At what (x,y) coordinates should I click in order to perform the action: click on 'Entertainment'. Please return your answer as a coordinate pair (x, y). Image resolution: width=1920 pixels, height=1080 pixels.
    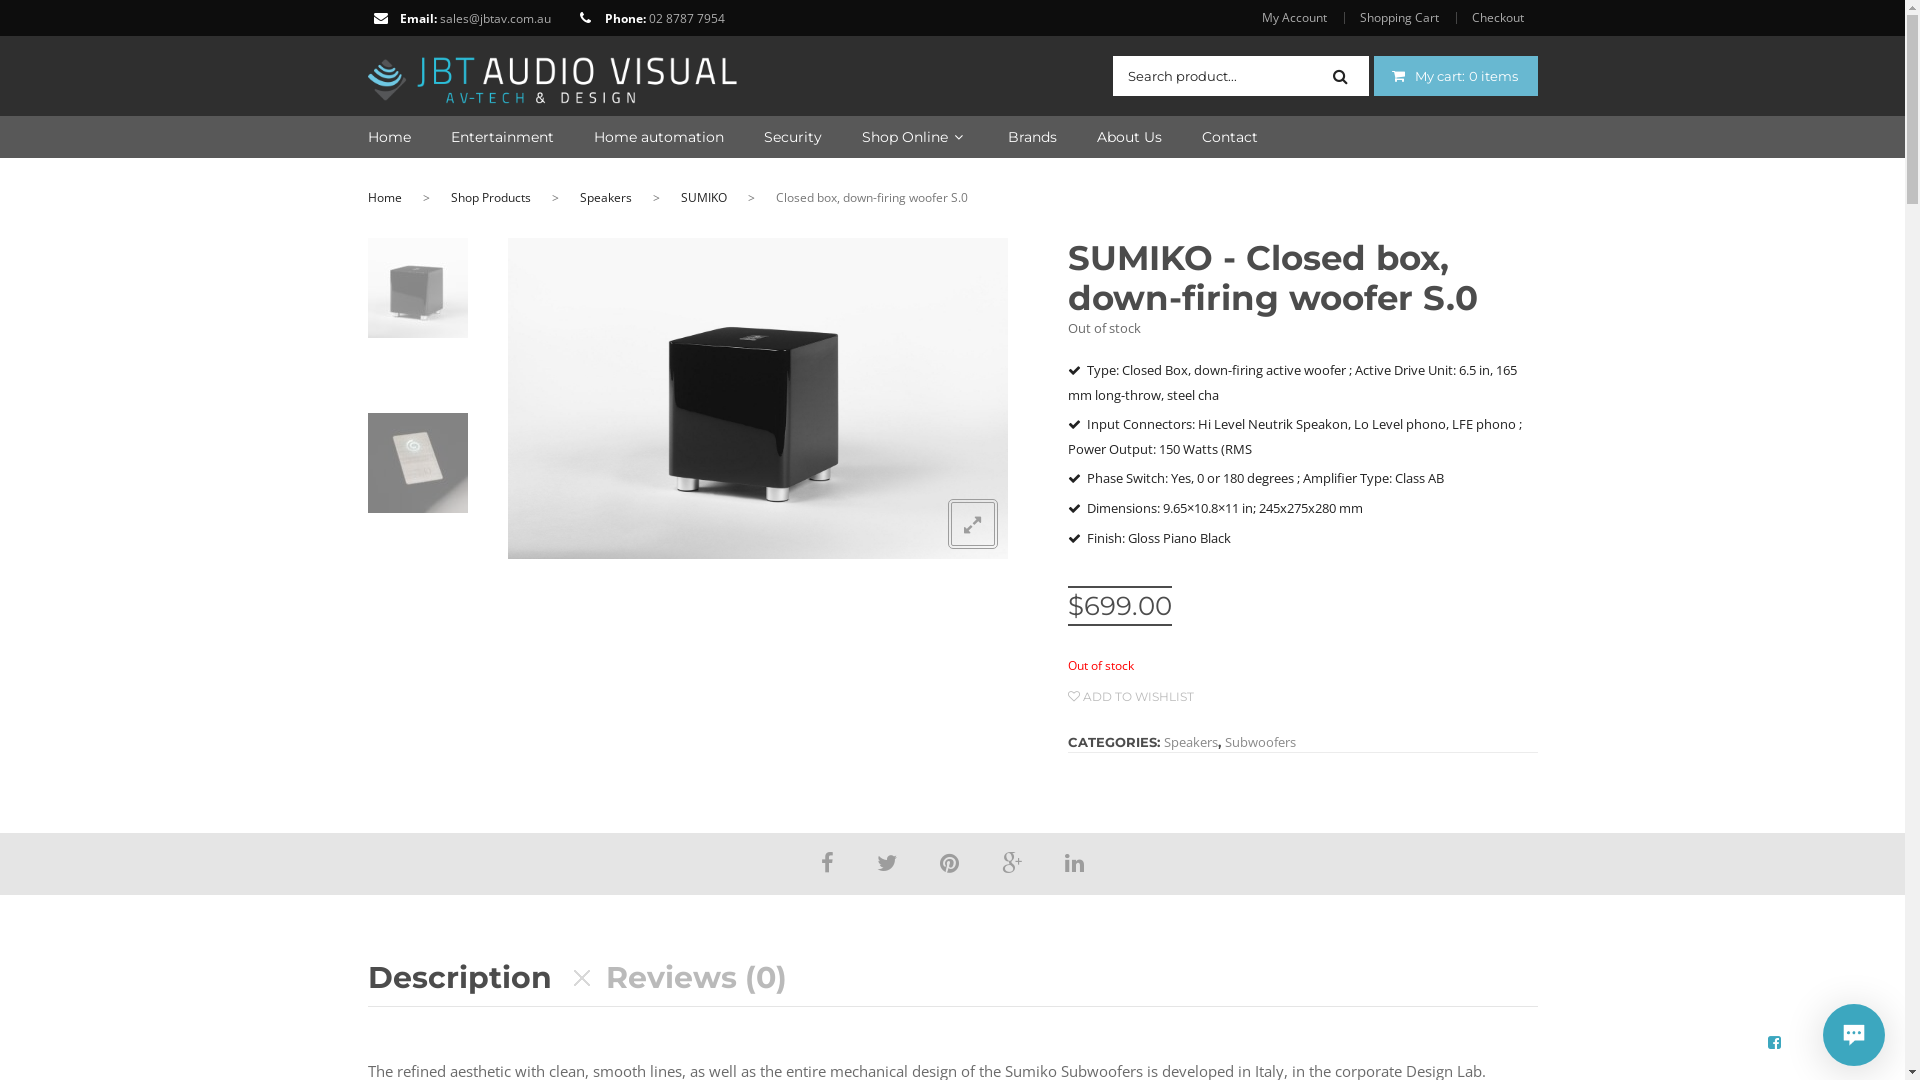
    Looking at the image, I should click on (481, 136).